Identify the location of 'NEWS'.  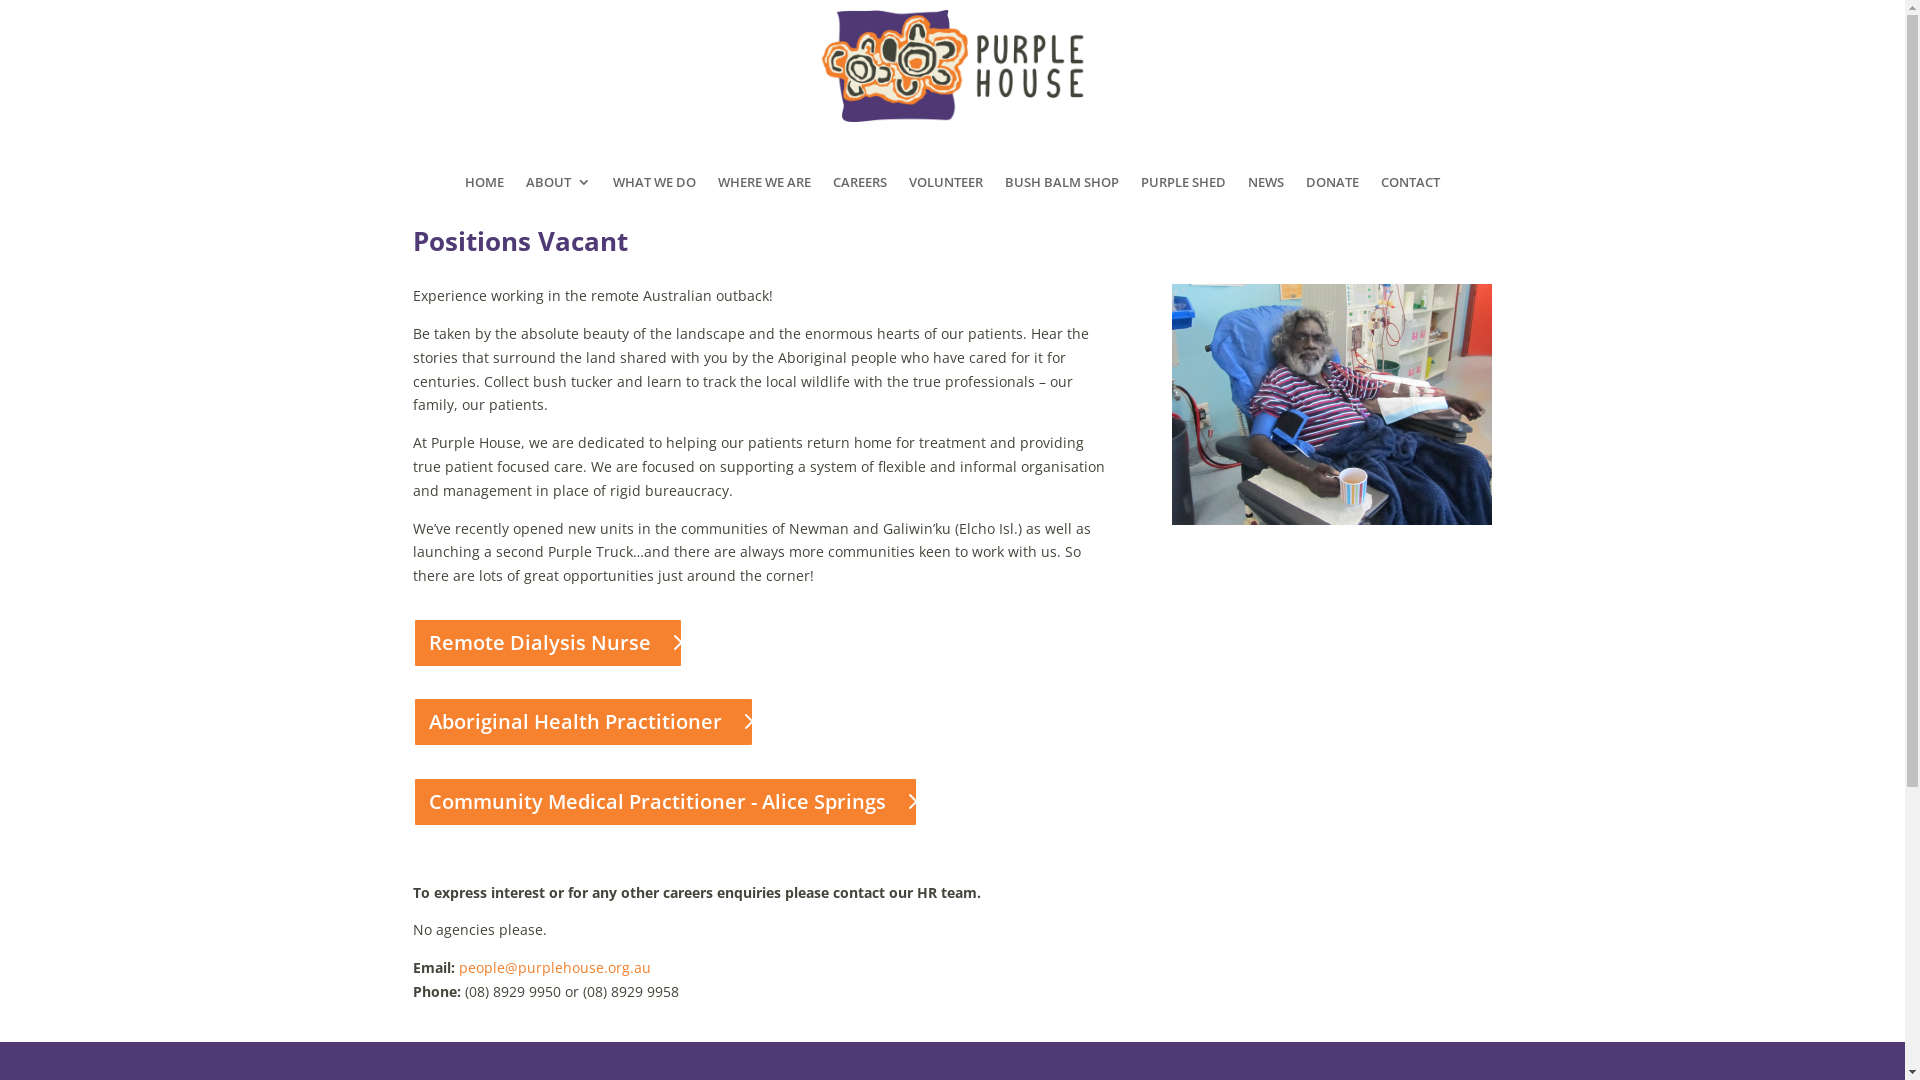
(1265, 196).